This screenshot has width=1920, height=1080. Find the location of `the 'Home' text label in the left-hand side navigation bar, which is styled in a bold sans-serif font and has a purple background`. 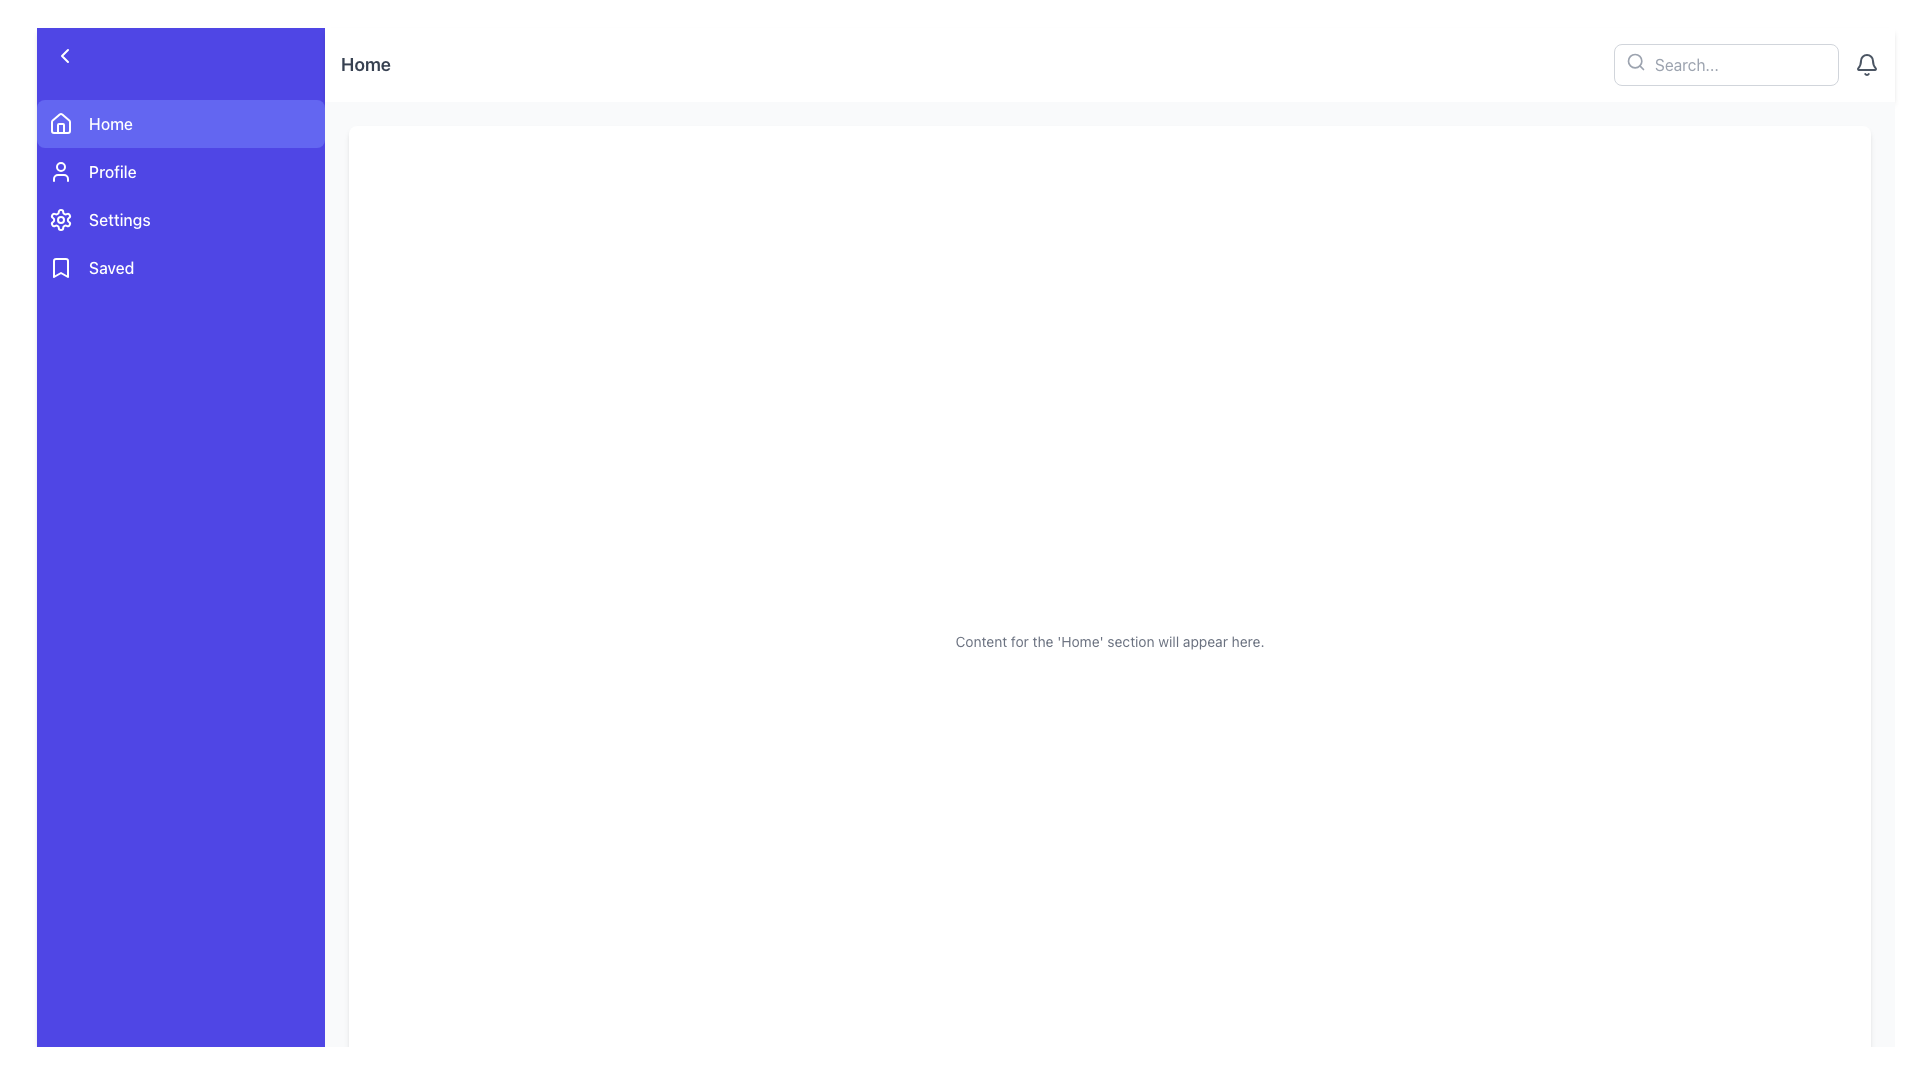

the 'Home' text label in the left-hand side navigation bar, which is styled in a bold sans-serif font and has a purple background is located at coordinates (109, 123).